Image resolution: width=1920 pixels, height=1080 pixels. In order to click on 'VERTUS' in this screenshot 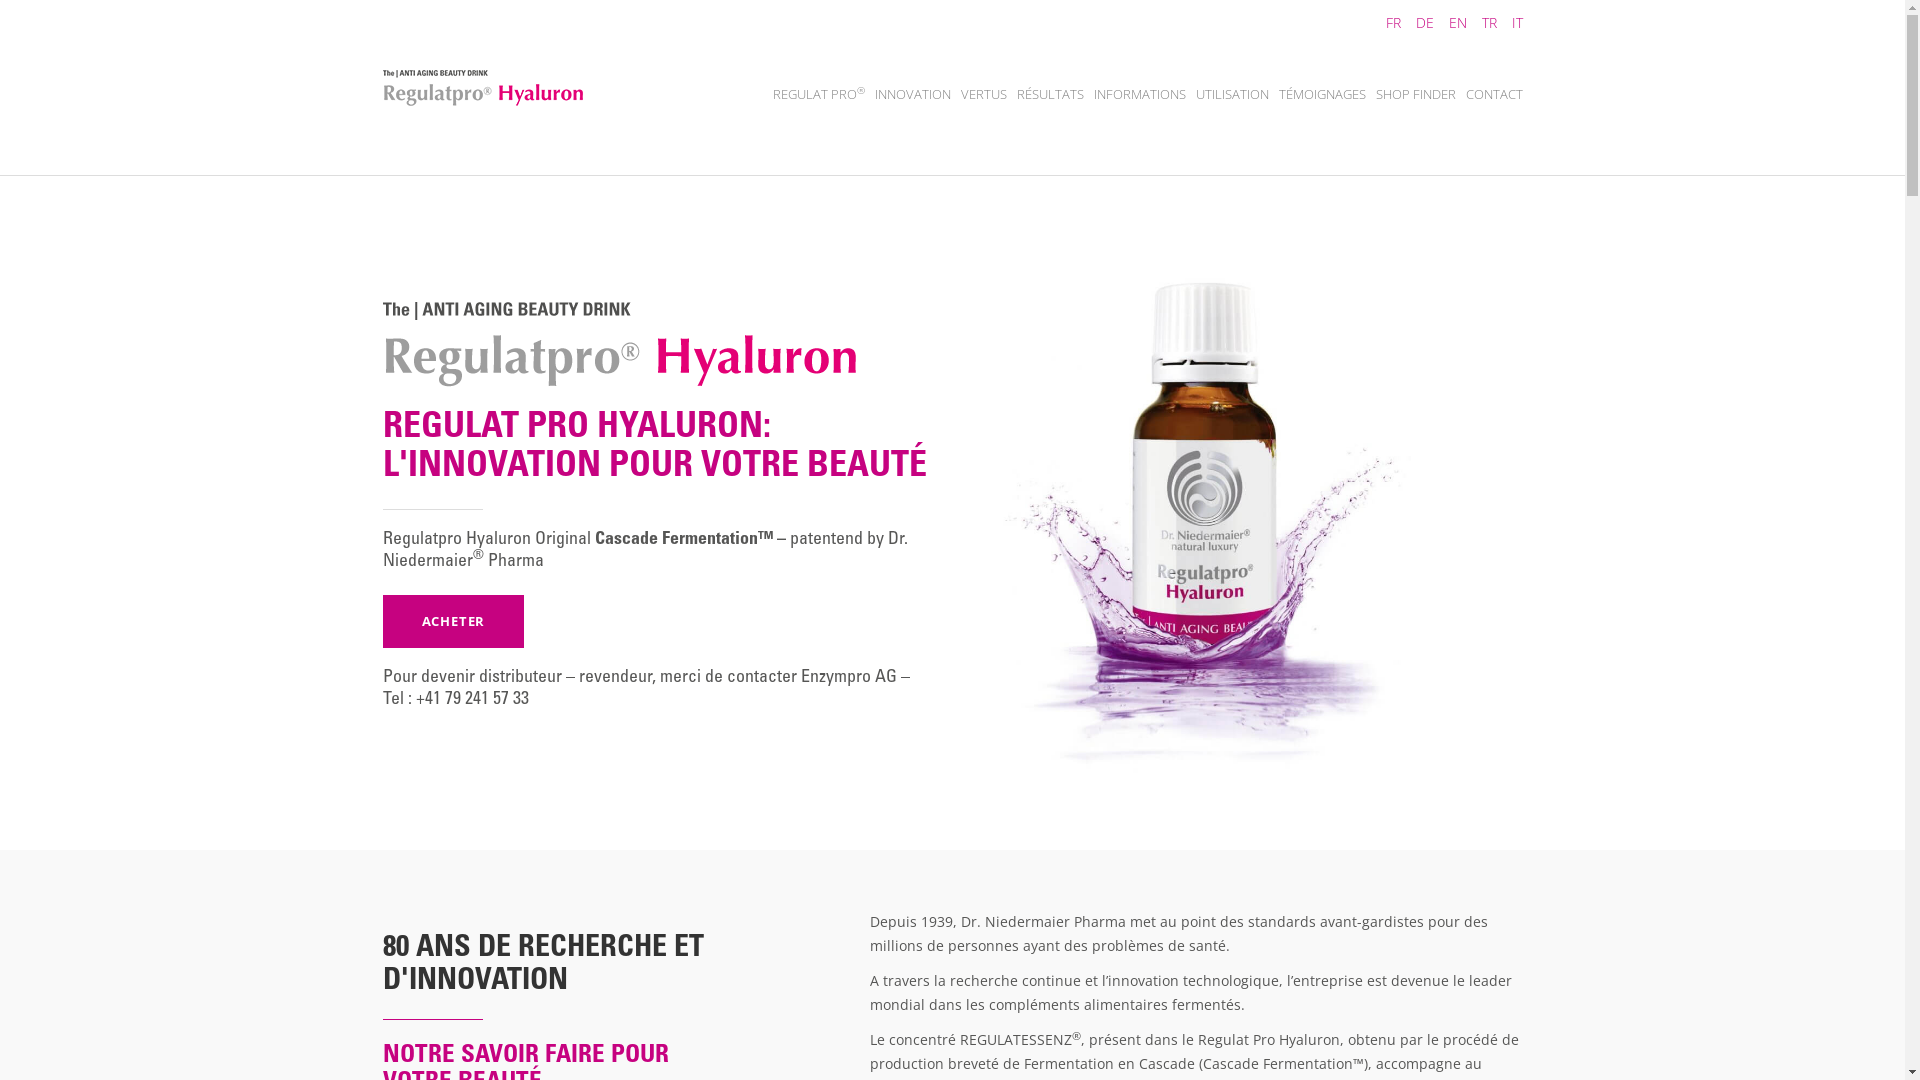, I will do `click(960, 93)`.